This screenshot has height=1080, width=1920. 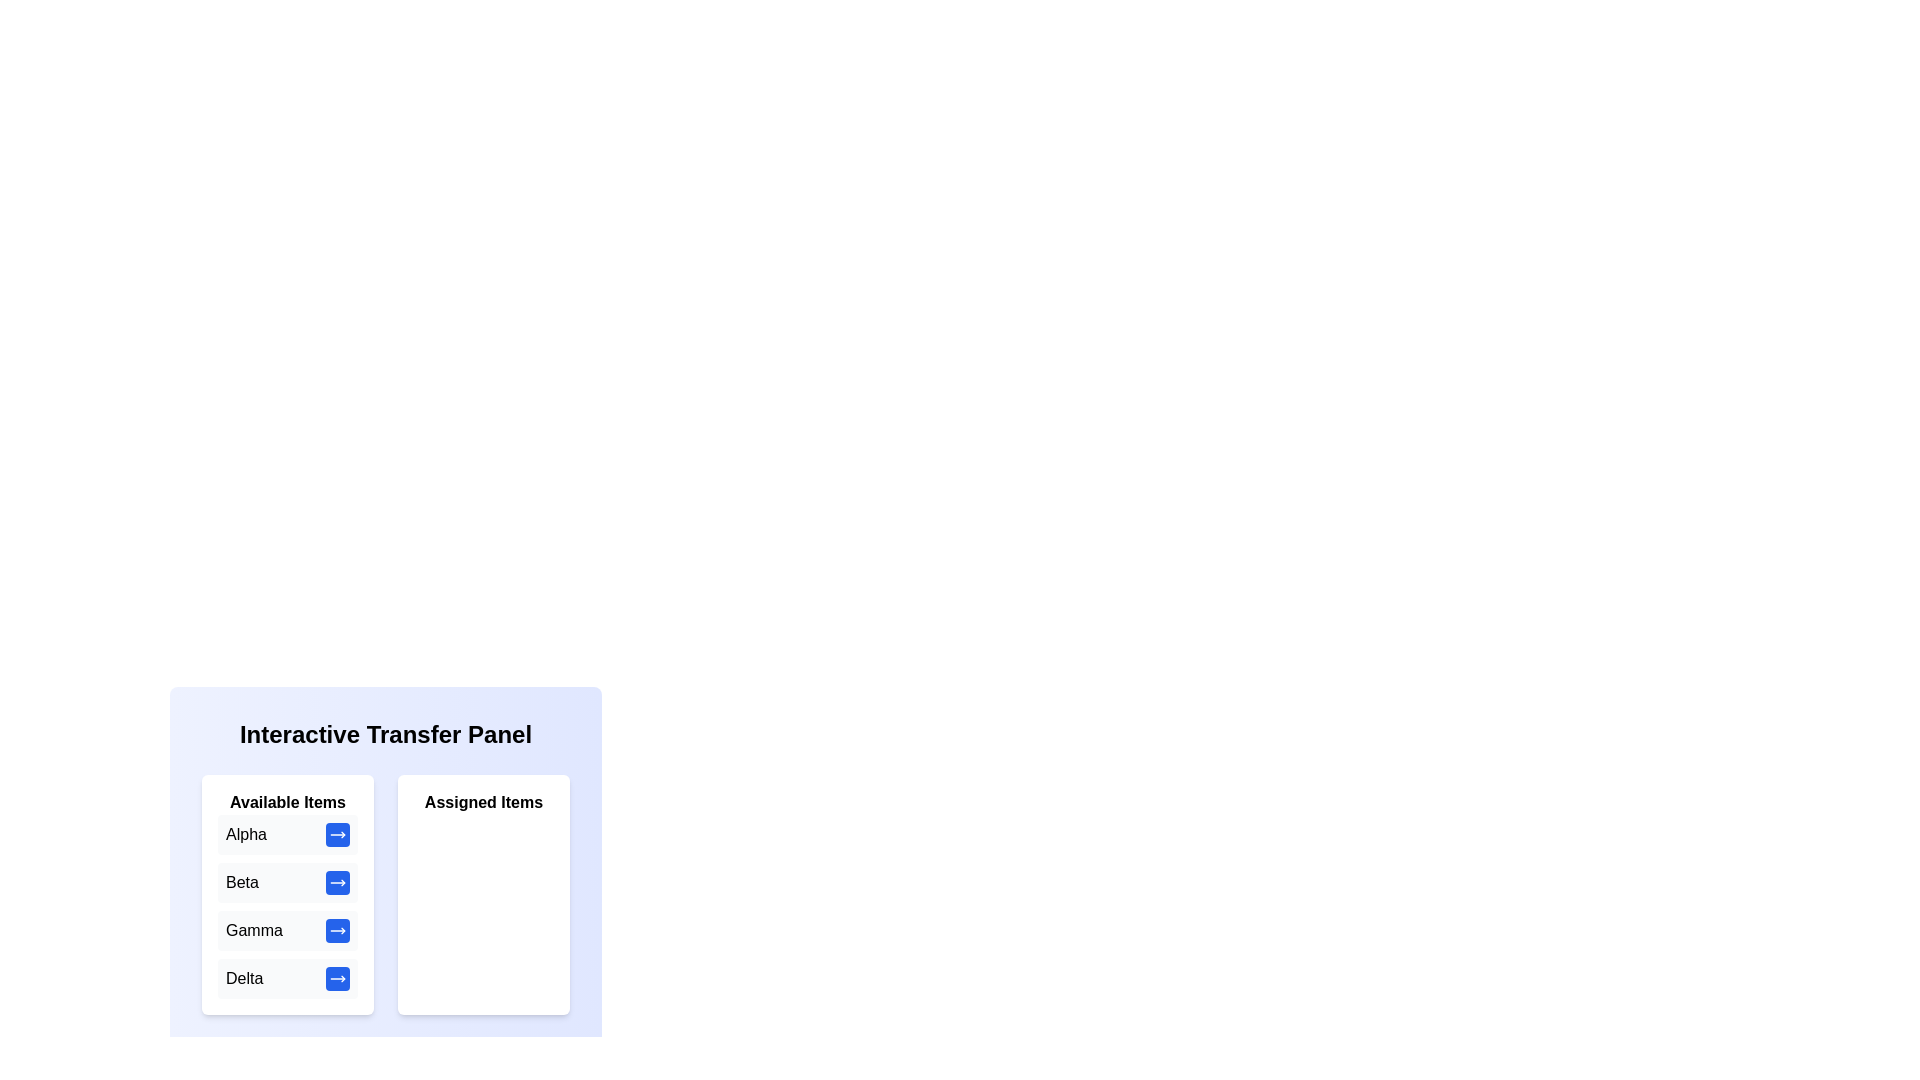 What do you see at coordinates (337, 882) in the screenshot?
I see `the transfer button next to the item Beta in the 'Available Items' list to move it to the 'Assigned Items' list` at bounding box center [337, 882].